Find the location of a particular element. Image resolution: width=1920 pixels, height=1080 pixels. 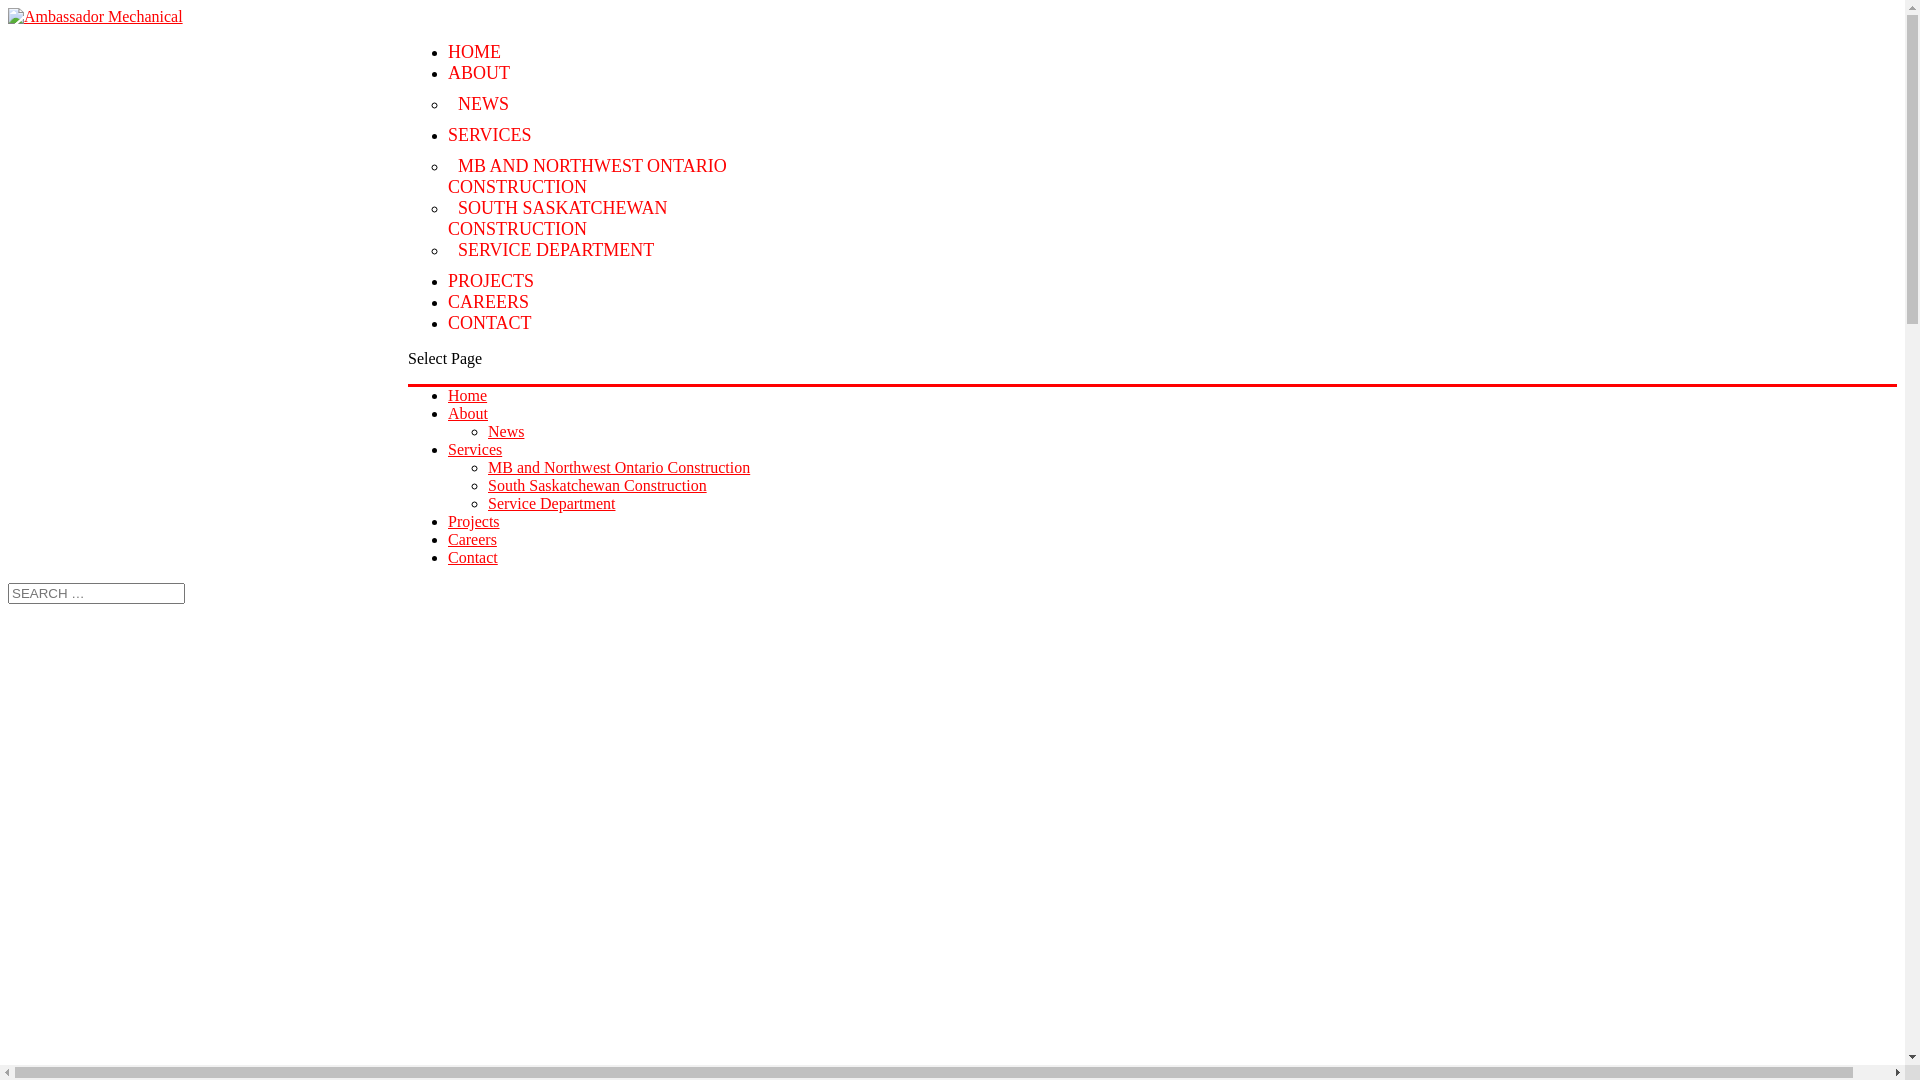

'Search for:' is located at coordinates (95, 592).